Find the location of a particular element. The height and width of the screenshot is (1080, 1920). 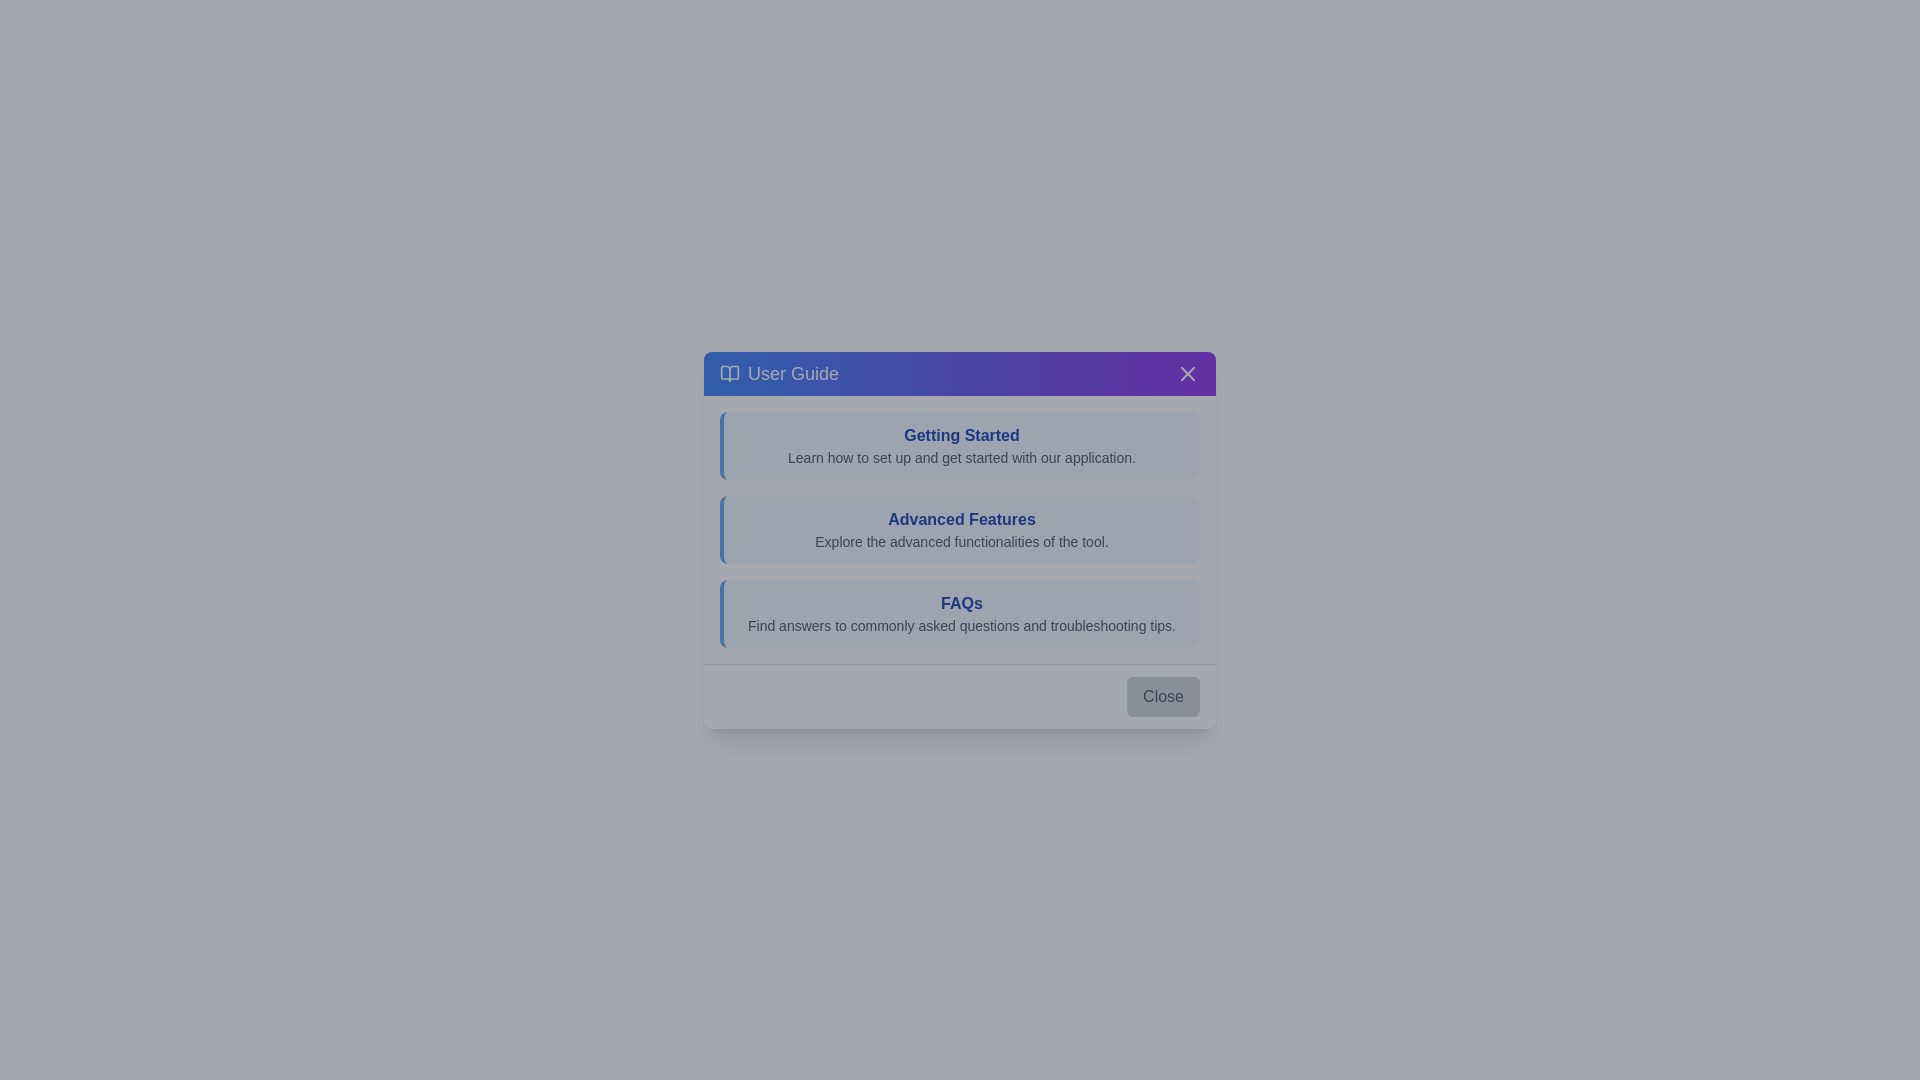

text element stating 'Learn how to set up and get started with our application', located below the bold blue title 'Getting Started' in the User Guide modal is located at coordinates (961, 457).